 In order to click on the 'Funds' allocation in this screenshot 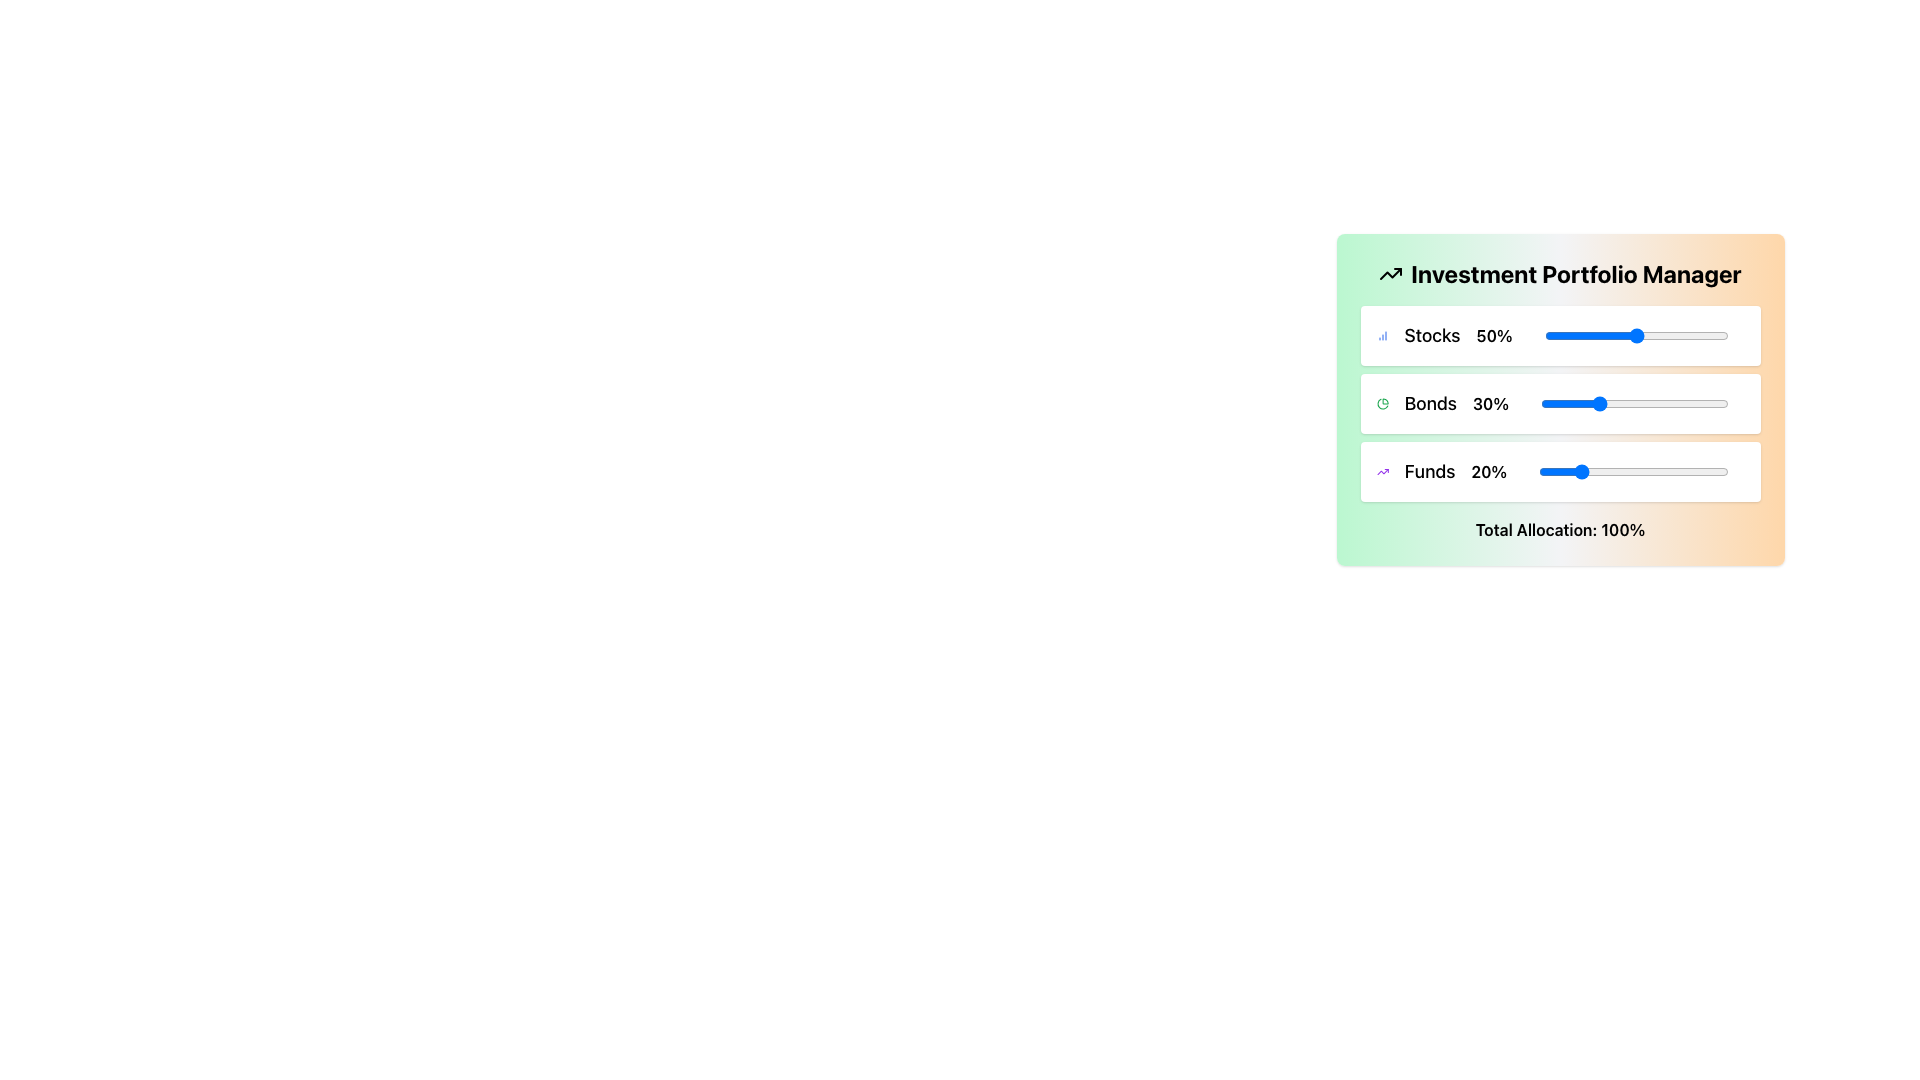, I will do `click(1669, 471)`.